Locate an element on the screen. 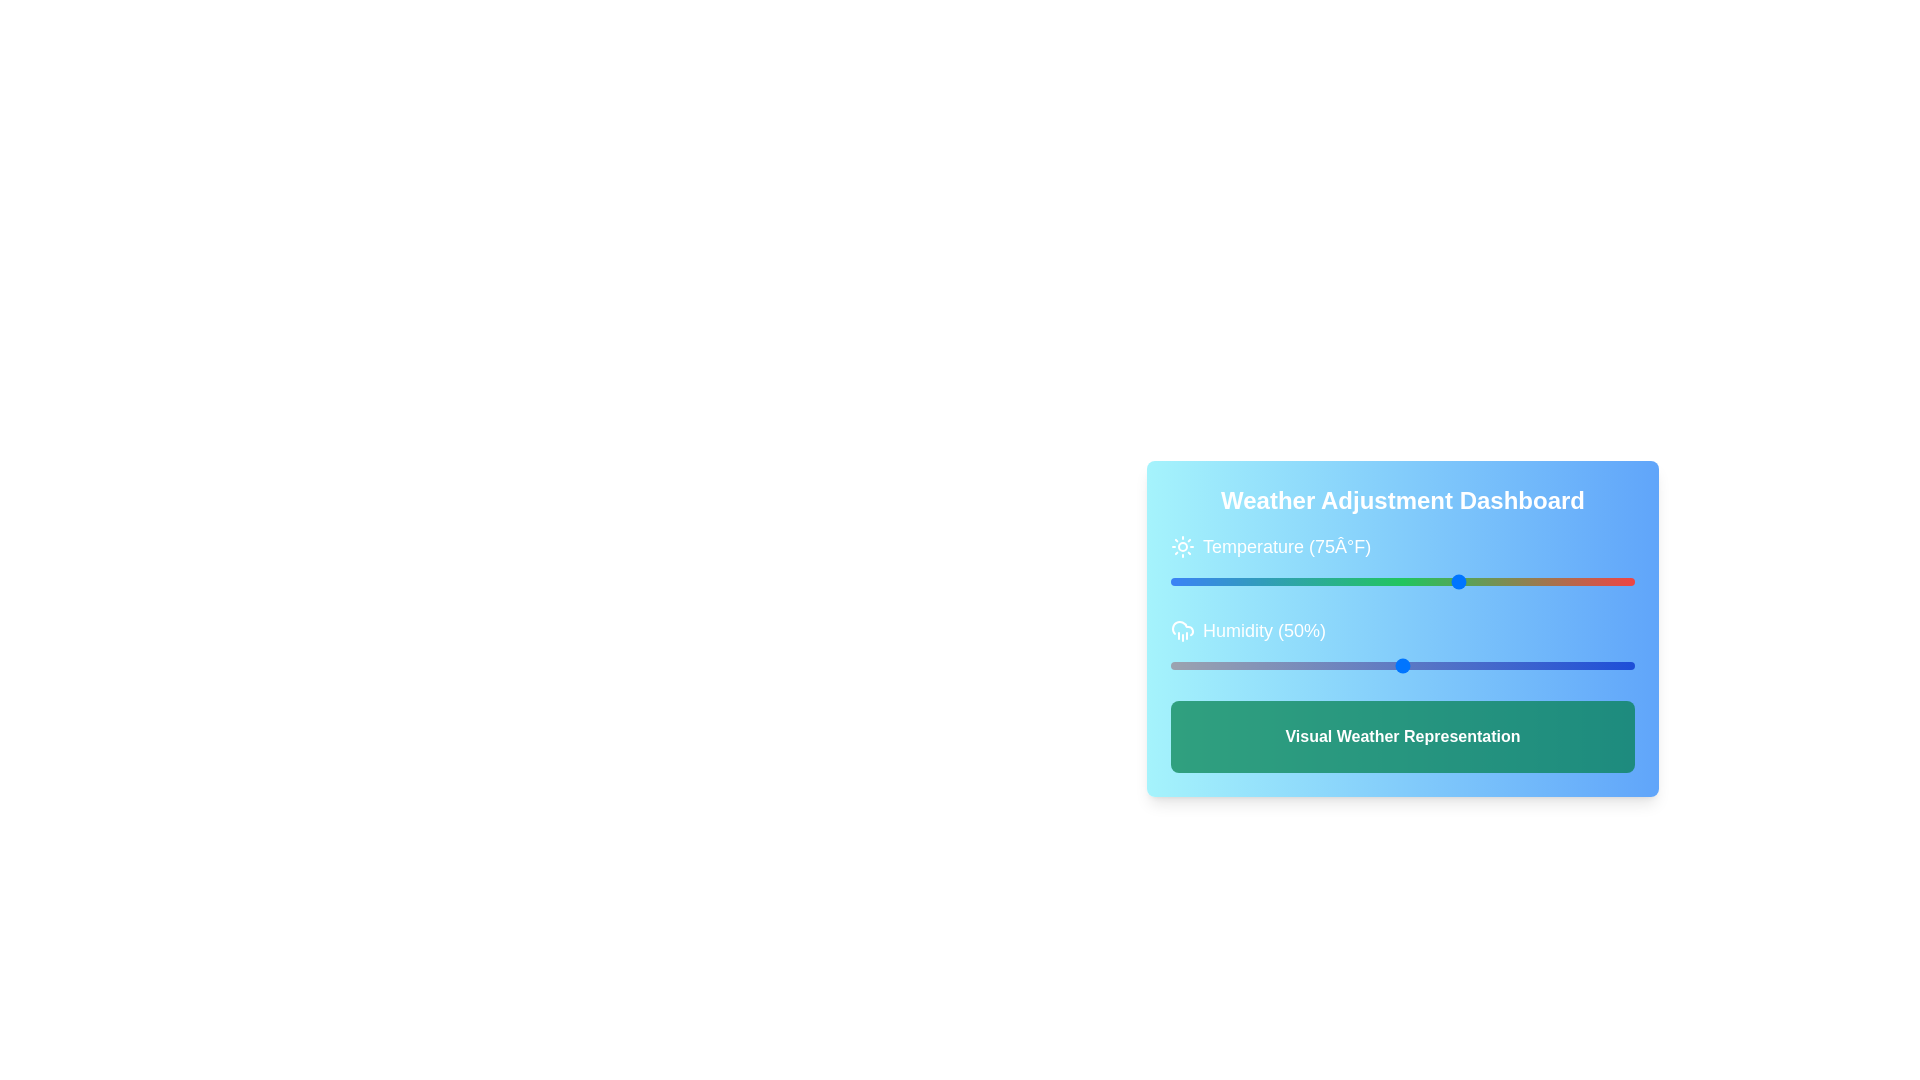 The height and width of the screenshot is (1080, 1920). the humidity slider to 5% is located at coordinates (1194, 666).